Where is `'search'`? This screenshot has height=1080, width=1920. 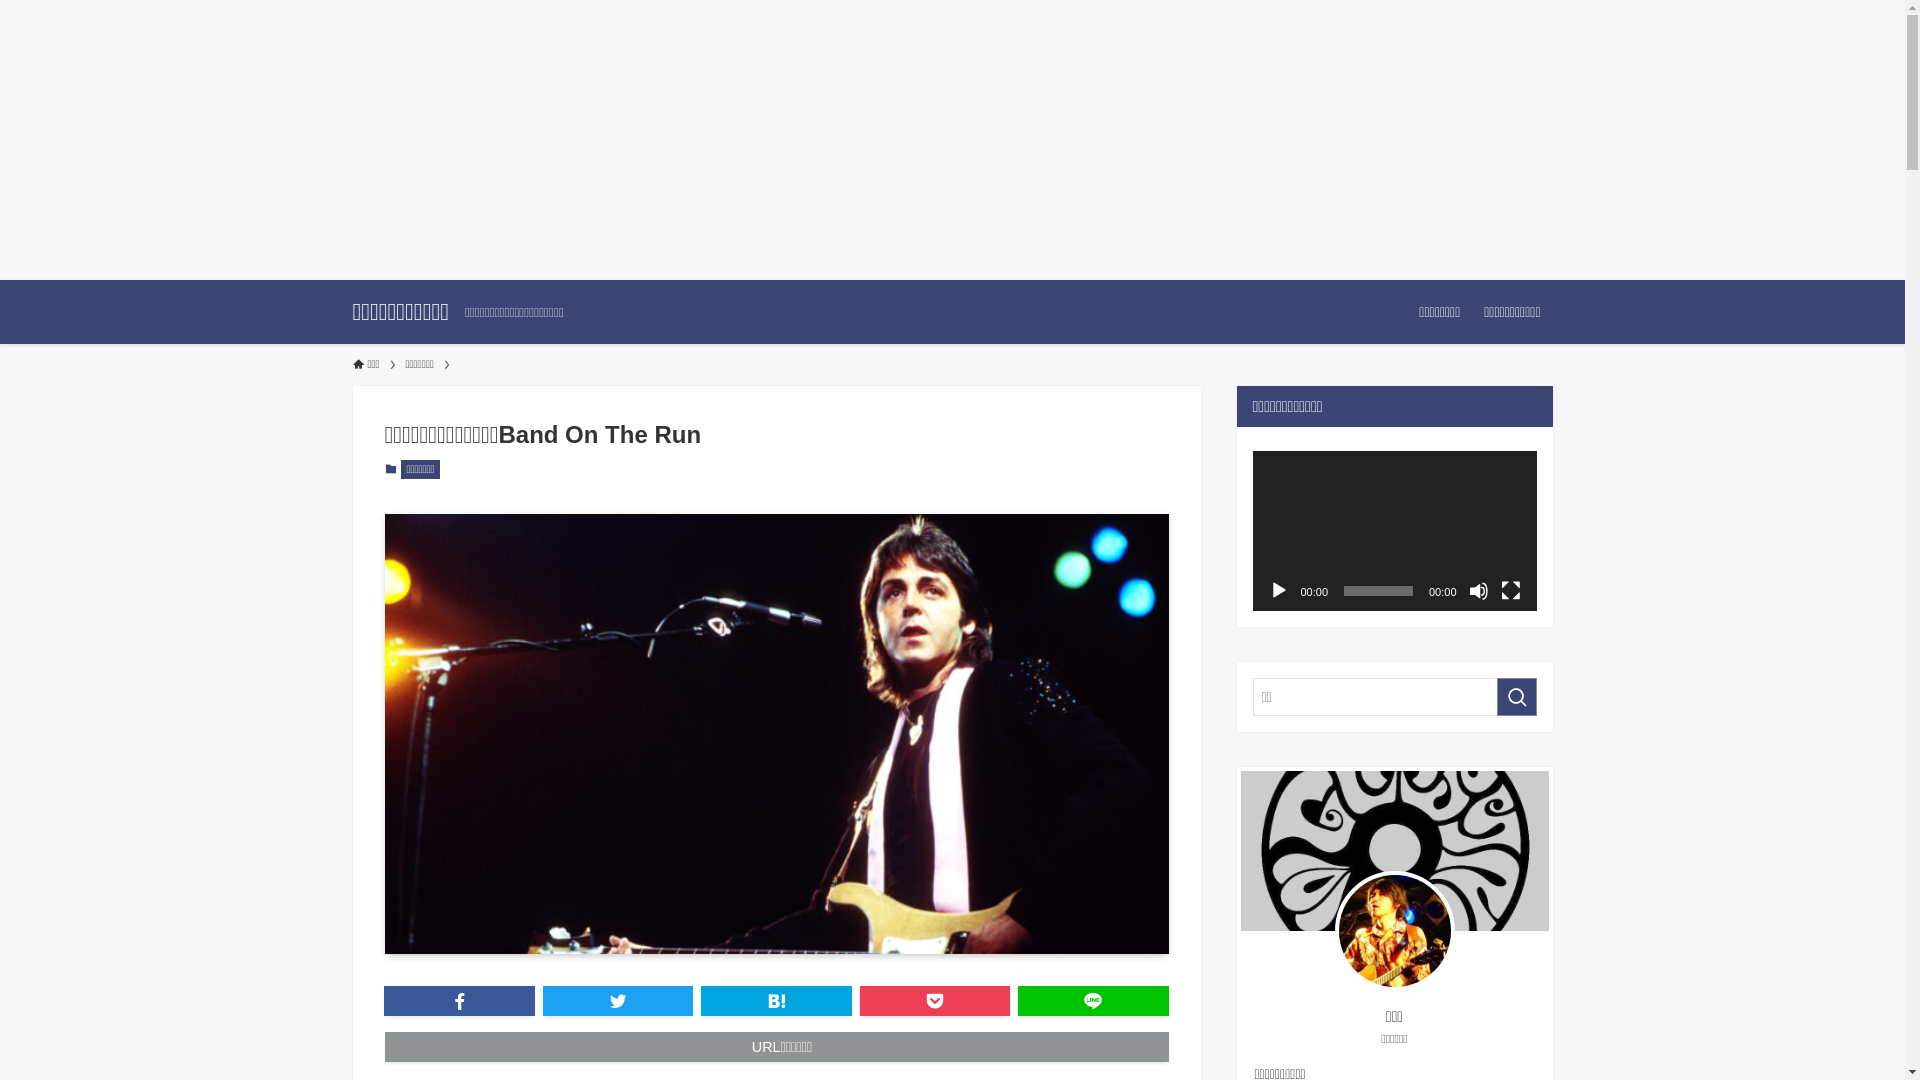
'search' is located at coordinates (1214, 555).